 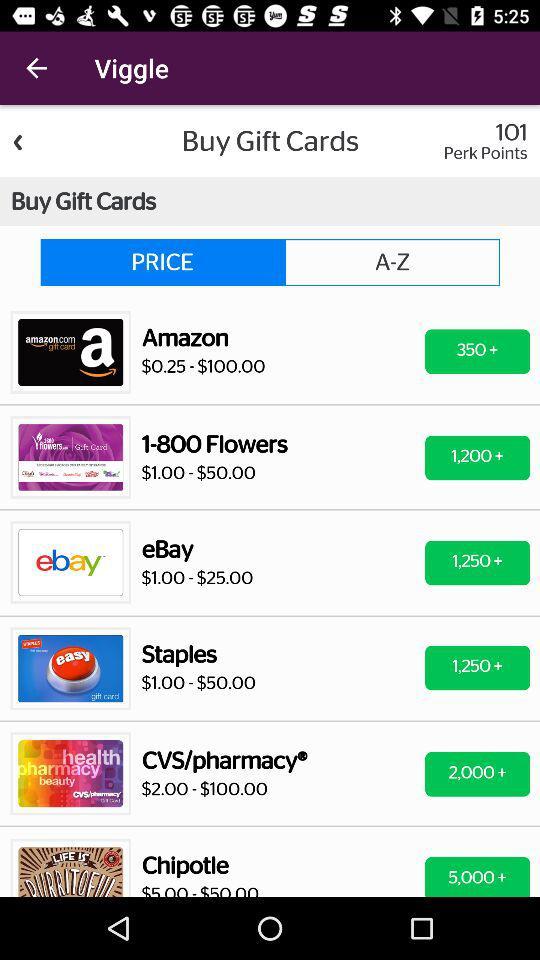 I want to click on buy gift card options, so click(x=270, y=500).